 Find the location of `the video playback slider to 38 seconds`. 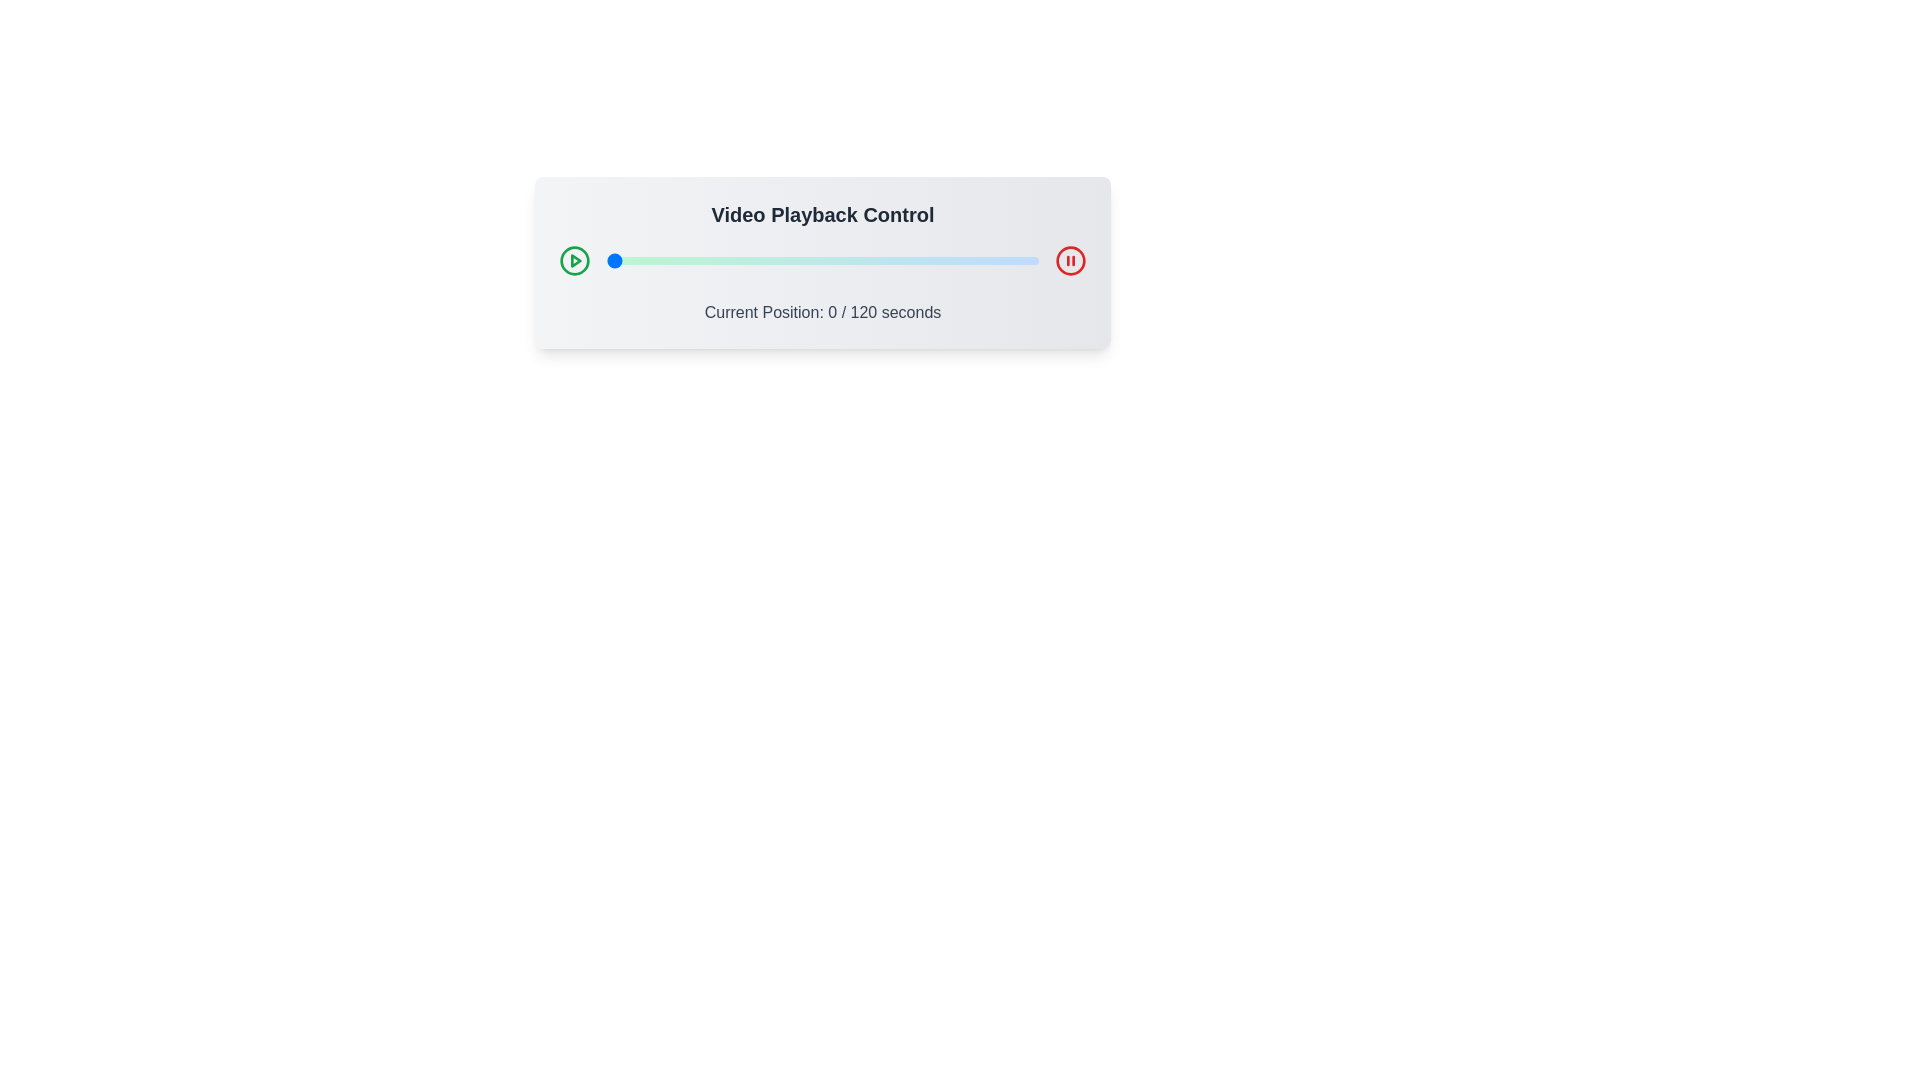

the video playback slider to 38 seconds is located at coordinates (742, 260).